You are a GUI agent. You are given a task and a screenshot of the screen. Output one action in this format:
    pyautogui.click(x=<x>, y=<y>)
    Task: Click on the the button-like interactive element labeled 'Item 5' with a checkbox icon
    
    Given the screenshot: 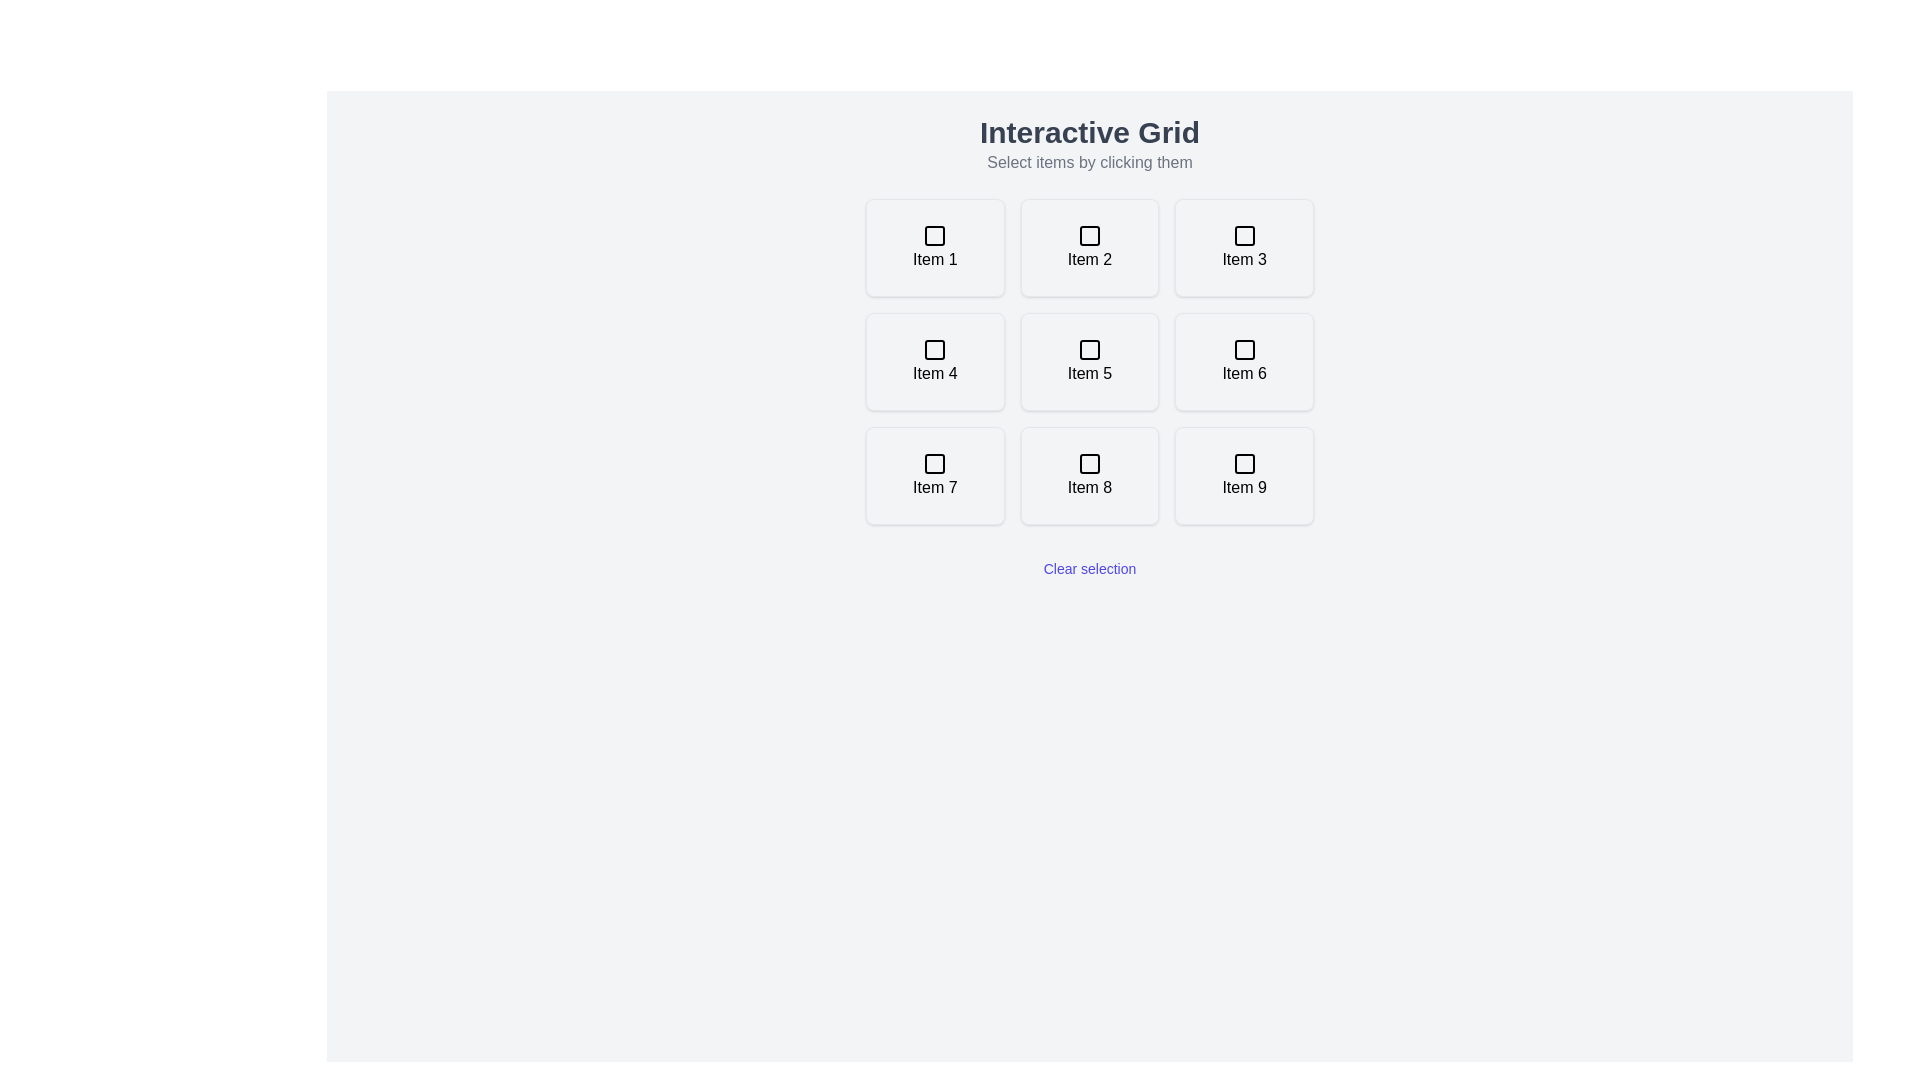 What is the action you would take?
    pyautogui.click(x=1088, y=362)
    